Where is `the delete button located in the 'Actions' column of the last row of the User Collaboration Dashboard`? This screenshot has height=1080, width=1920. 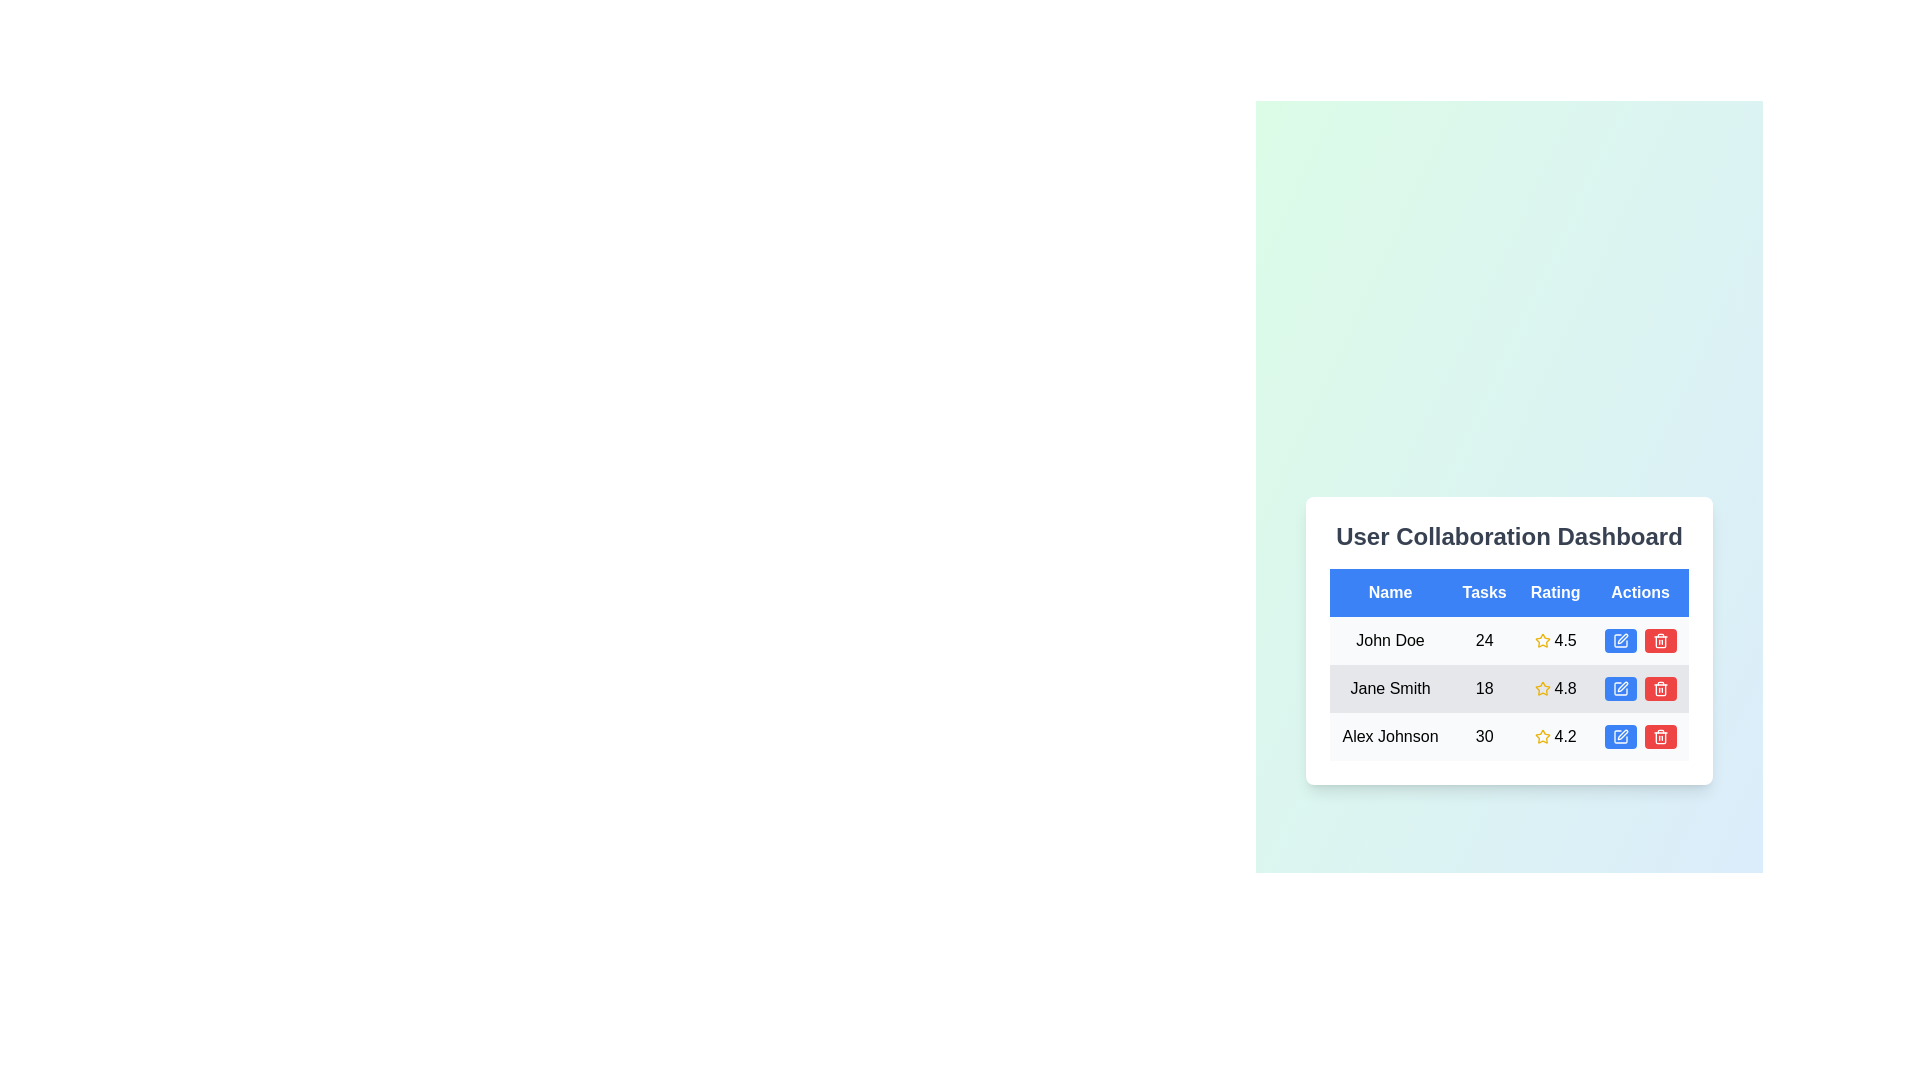 the delete button located in the 'Actions' column of the last row of the User Collaboration Dashboard is located at coordinates (1660, 736).